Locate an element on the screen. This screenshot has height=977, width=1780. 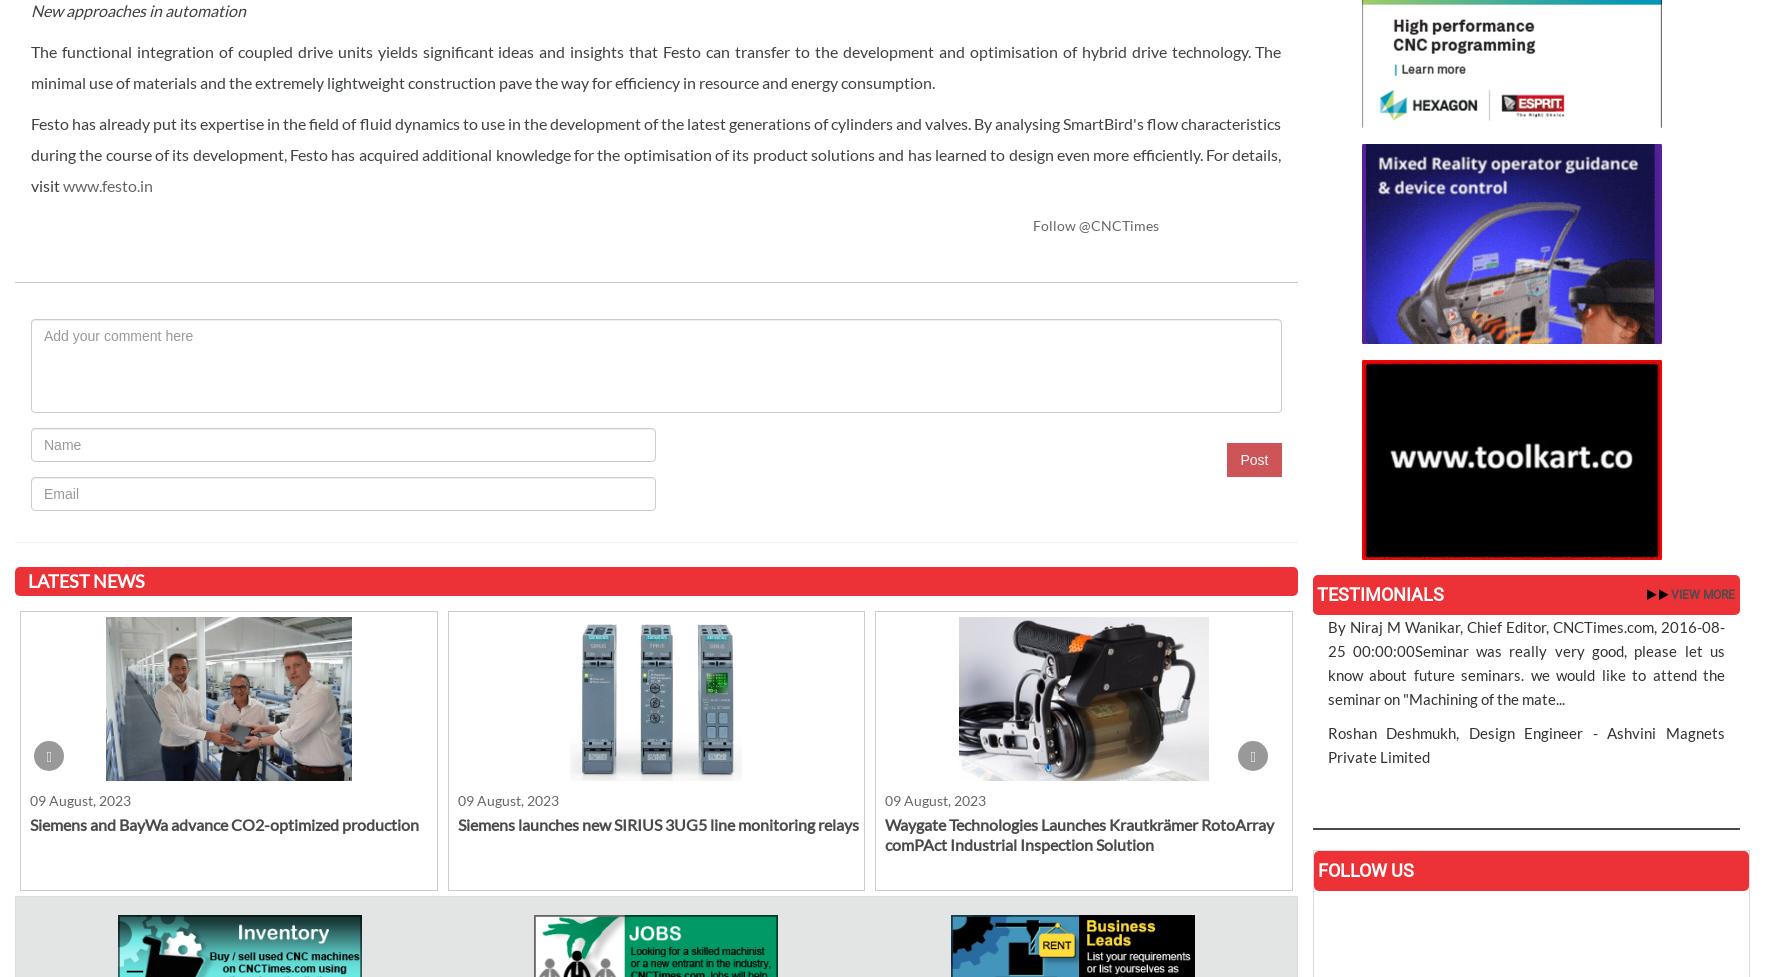
'New approaches in automation' is located at coordinates (137, 9).